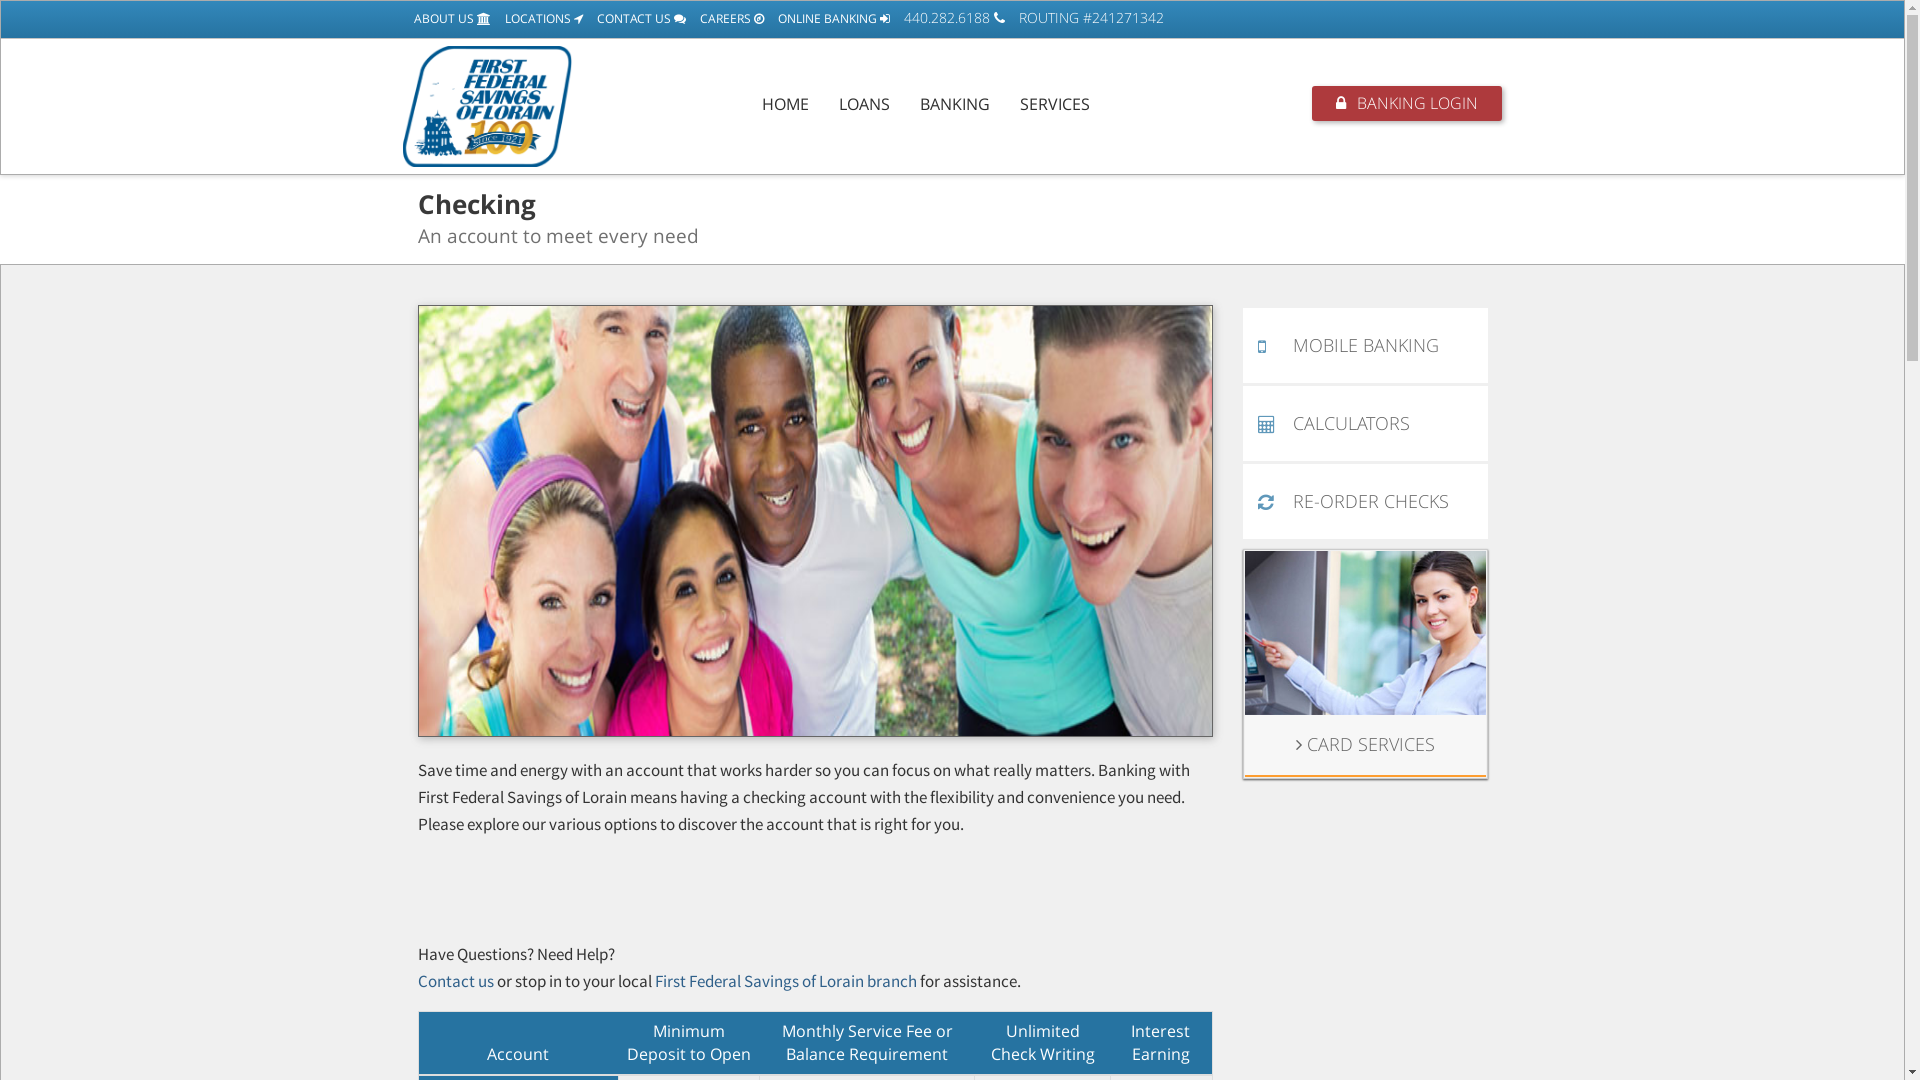 The height and width of the screenshot is (1080, 1920). What do you see at coordinates (724, 18) in the screenshot?
I see `'CAREERS'` at bounding box center [724, 18].